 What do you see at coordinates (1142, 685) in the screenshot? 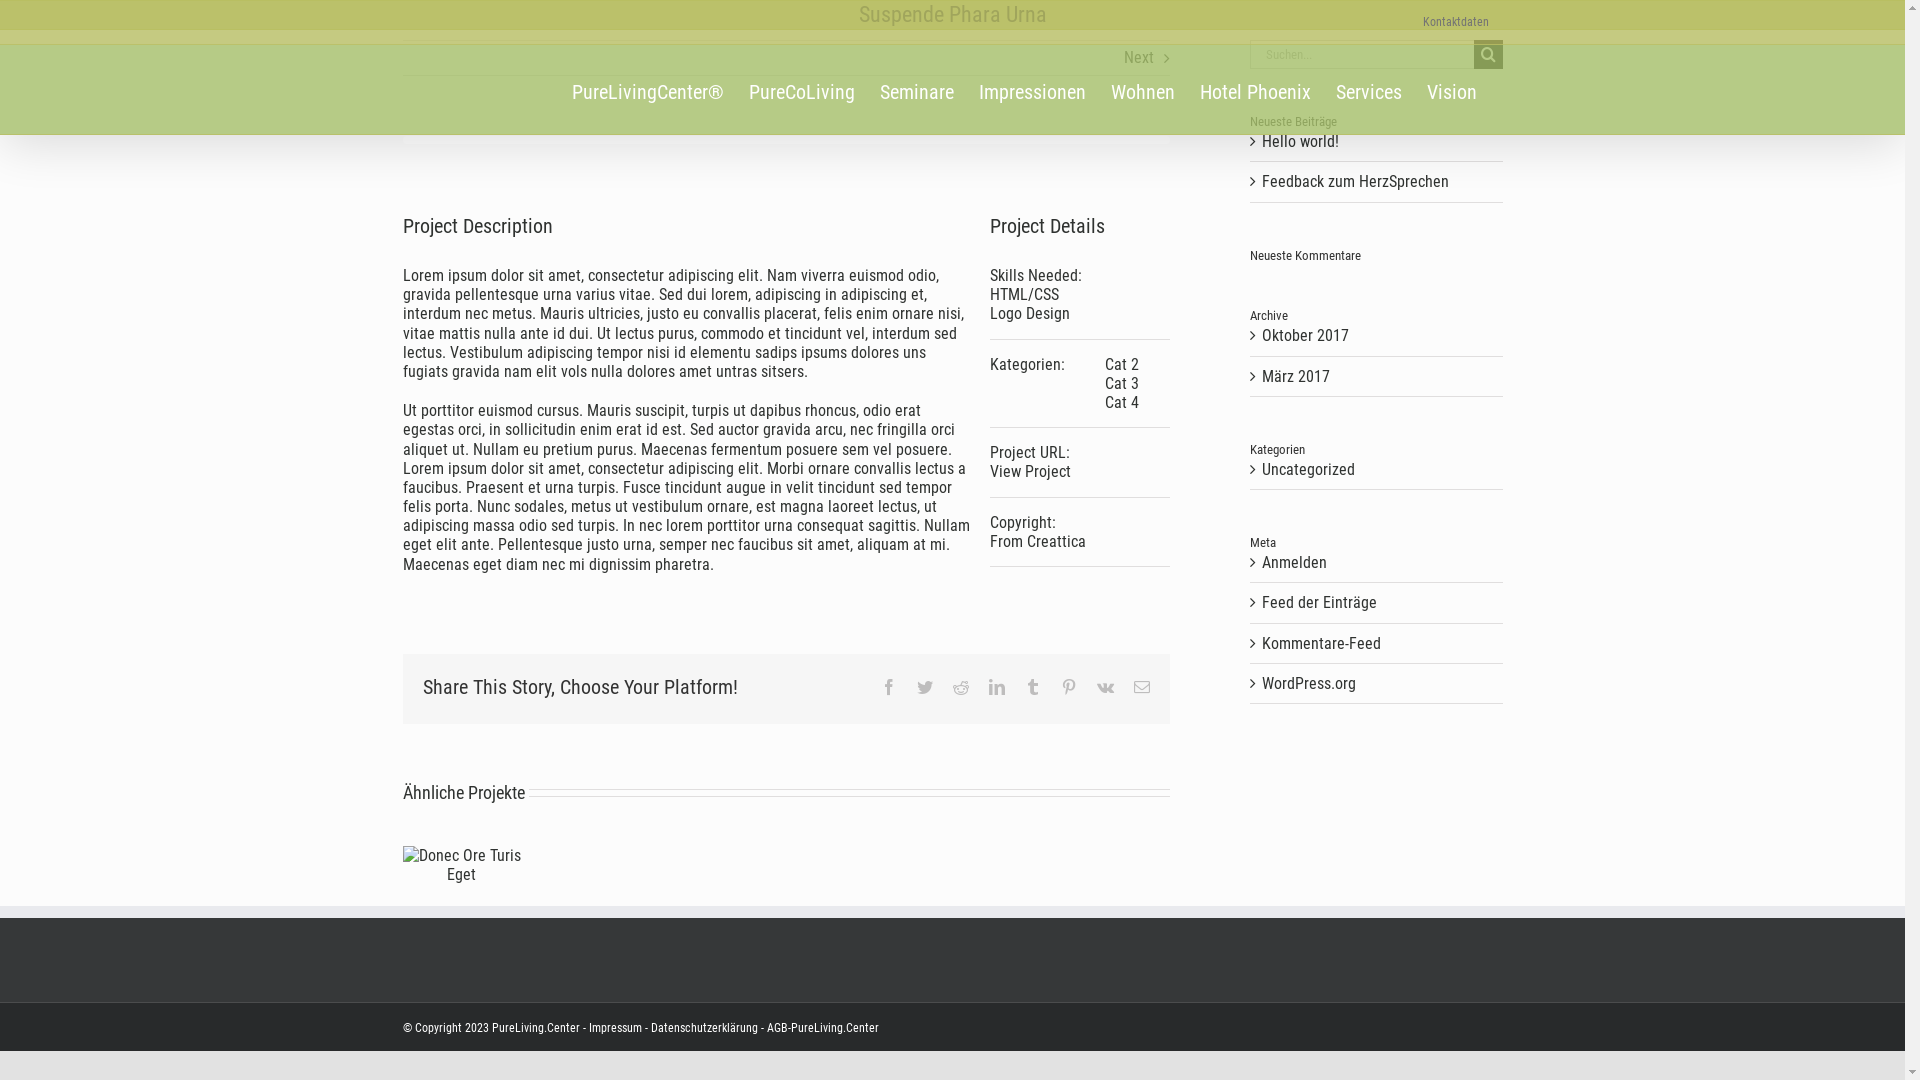
I see `'E-Mail'` at bounding box center [1142, 685].